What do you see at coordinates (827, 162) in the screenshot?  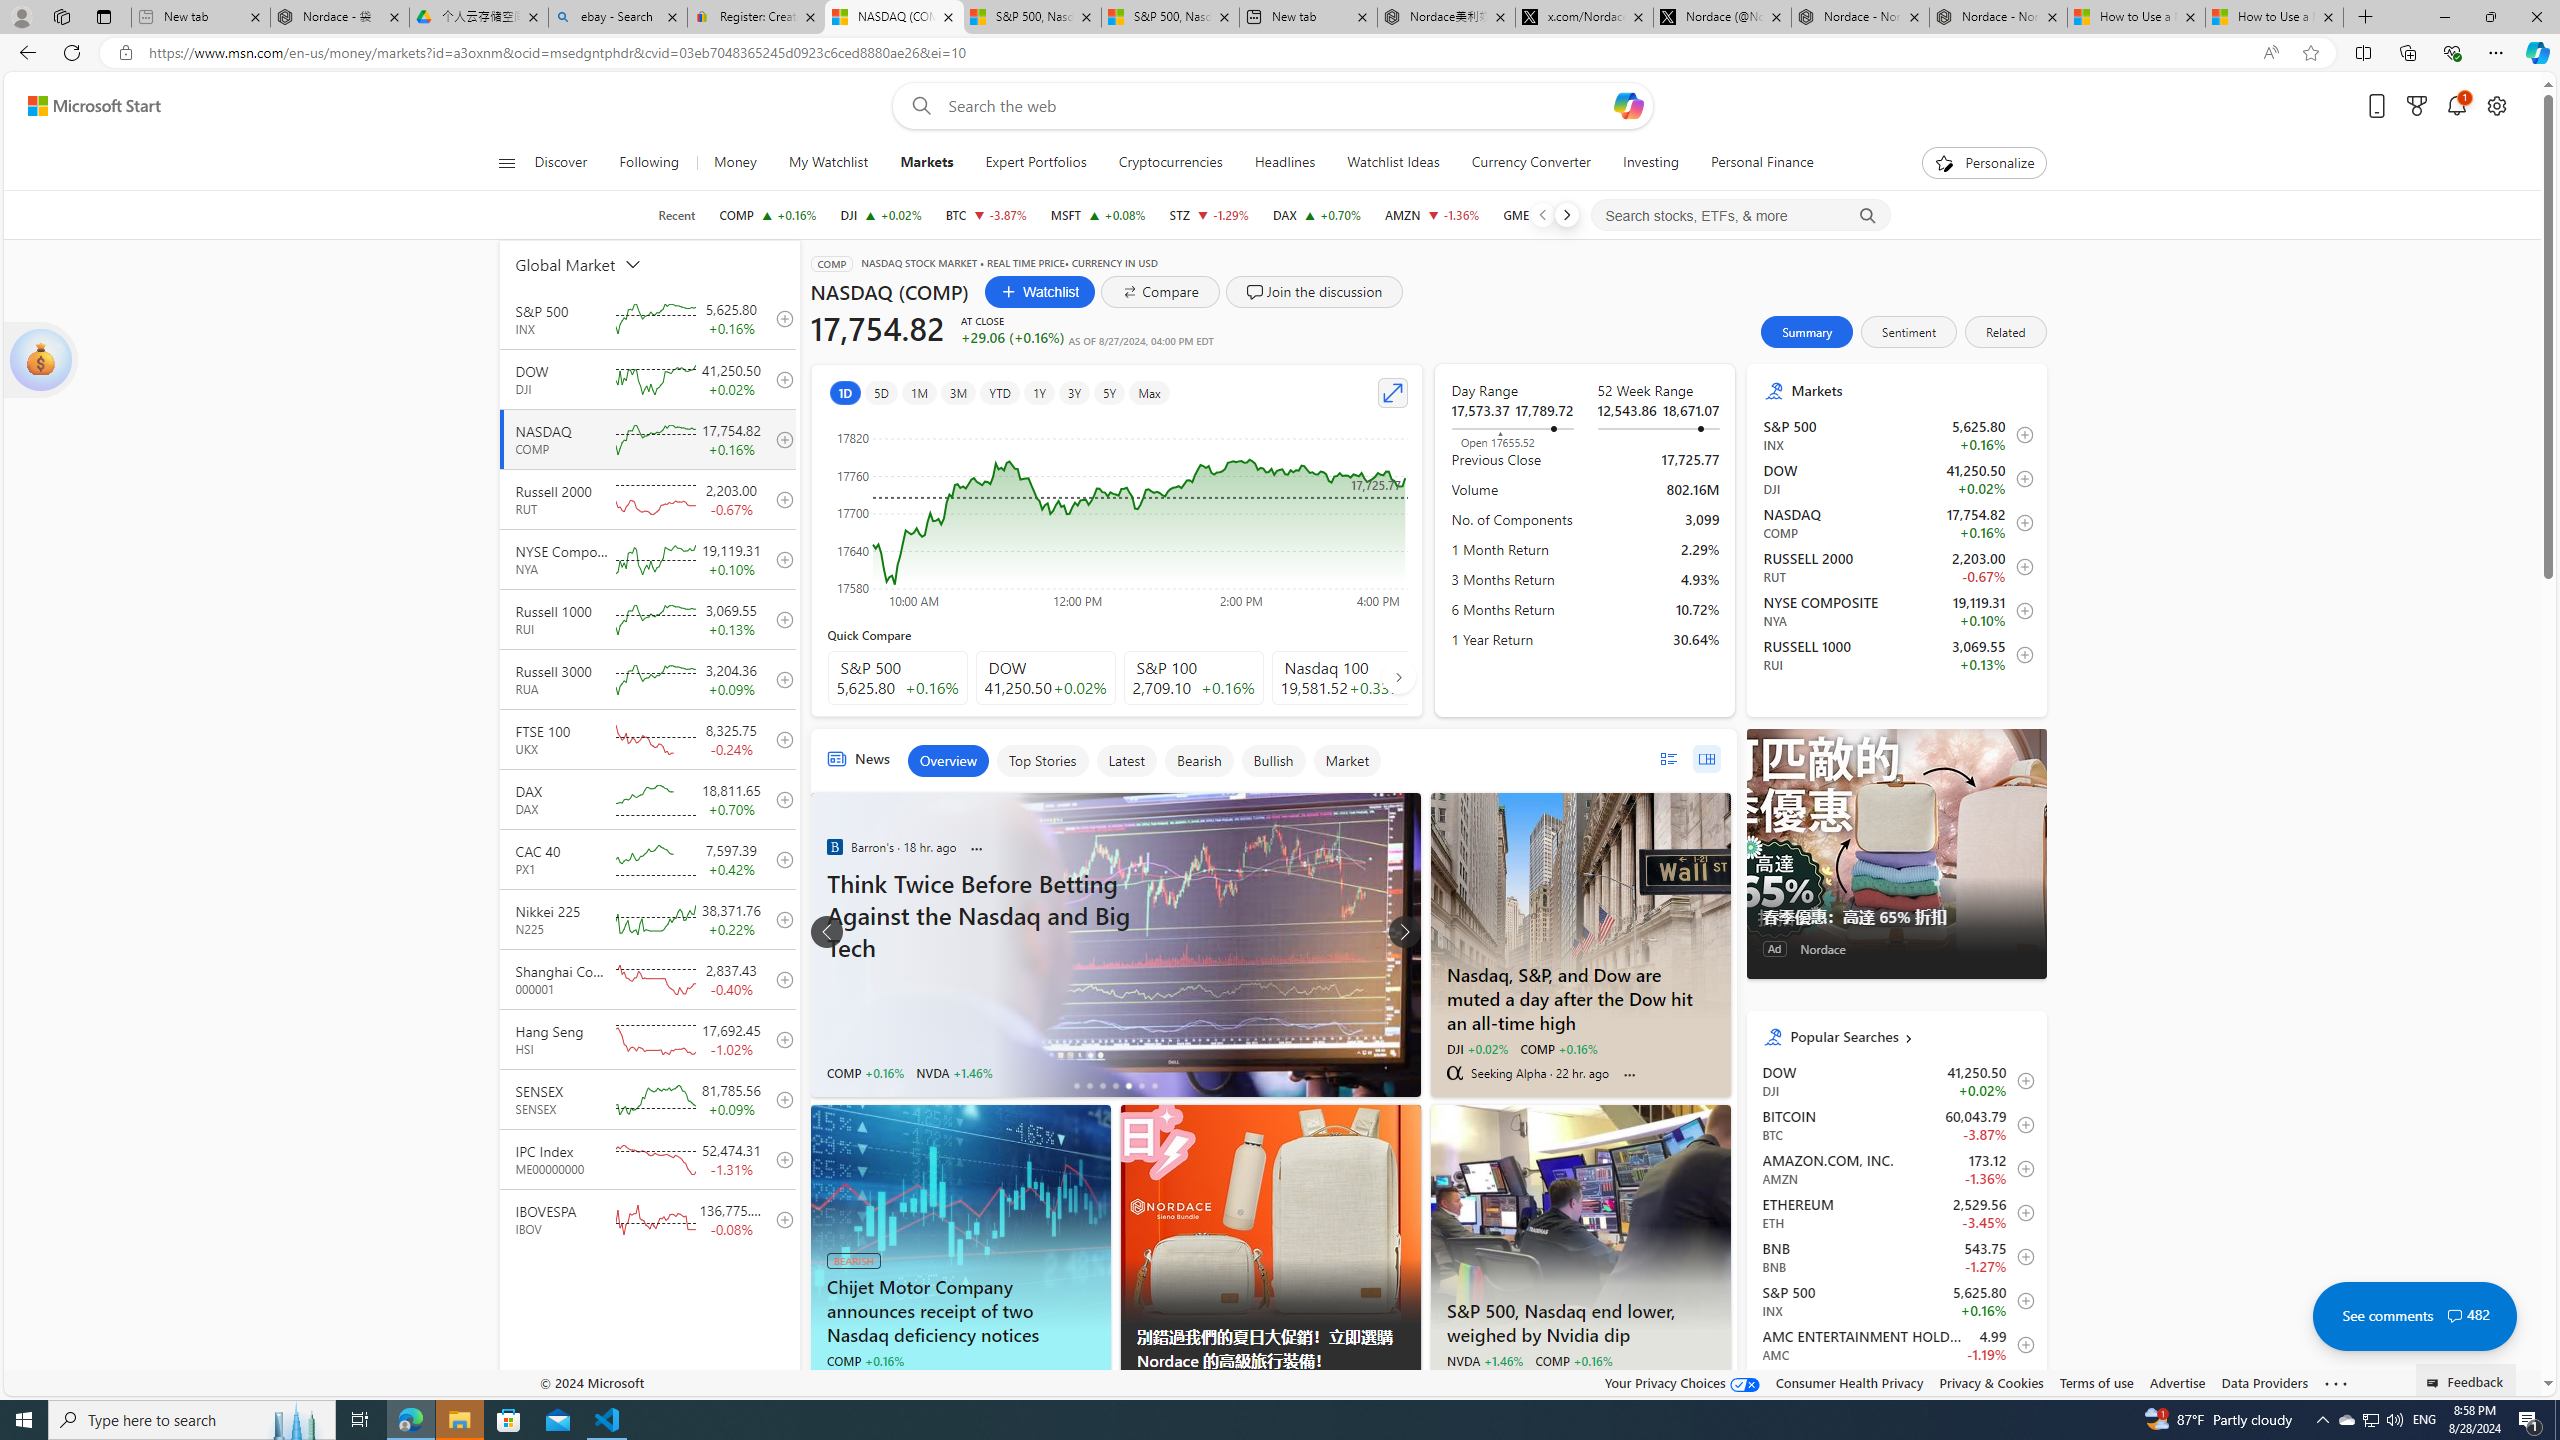 I see `'My Watchlist'` at bounding box center [827, 162].